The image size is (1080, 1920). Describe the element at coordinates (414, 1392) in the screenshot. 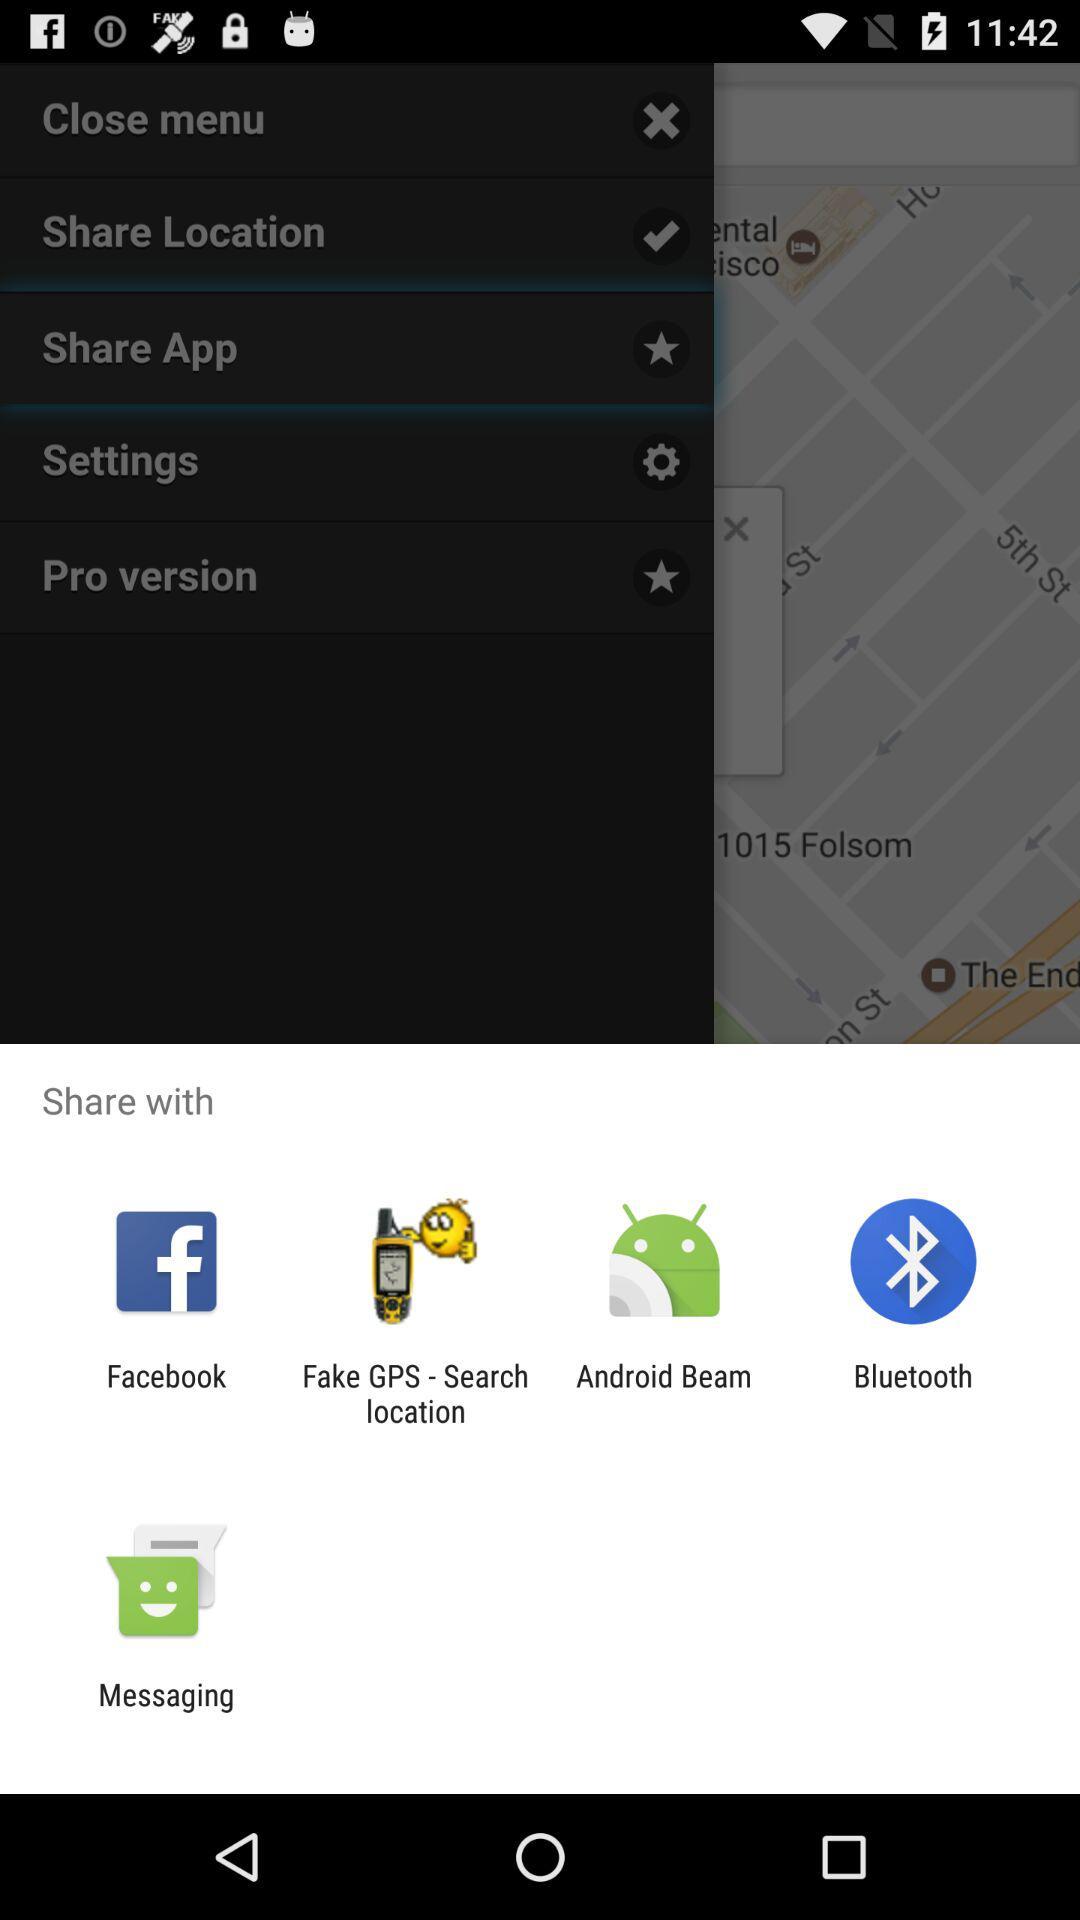

I see `the icon next to android beam icon` at that location.